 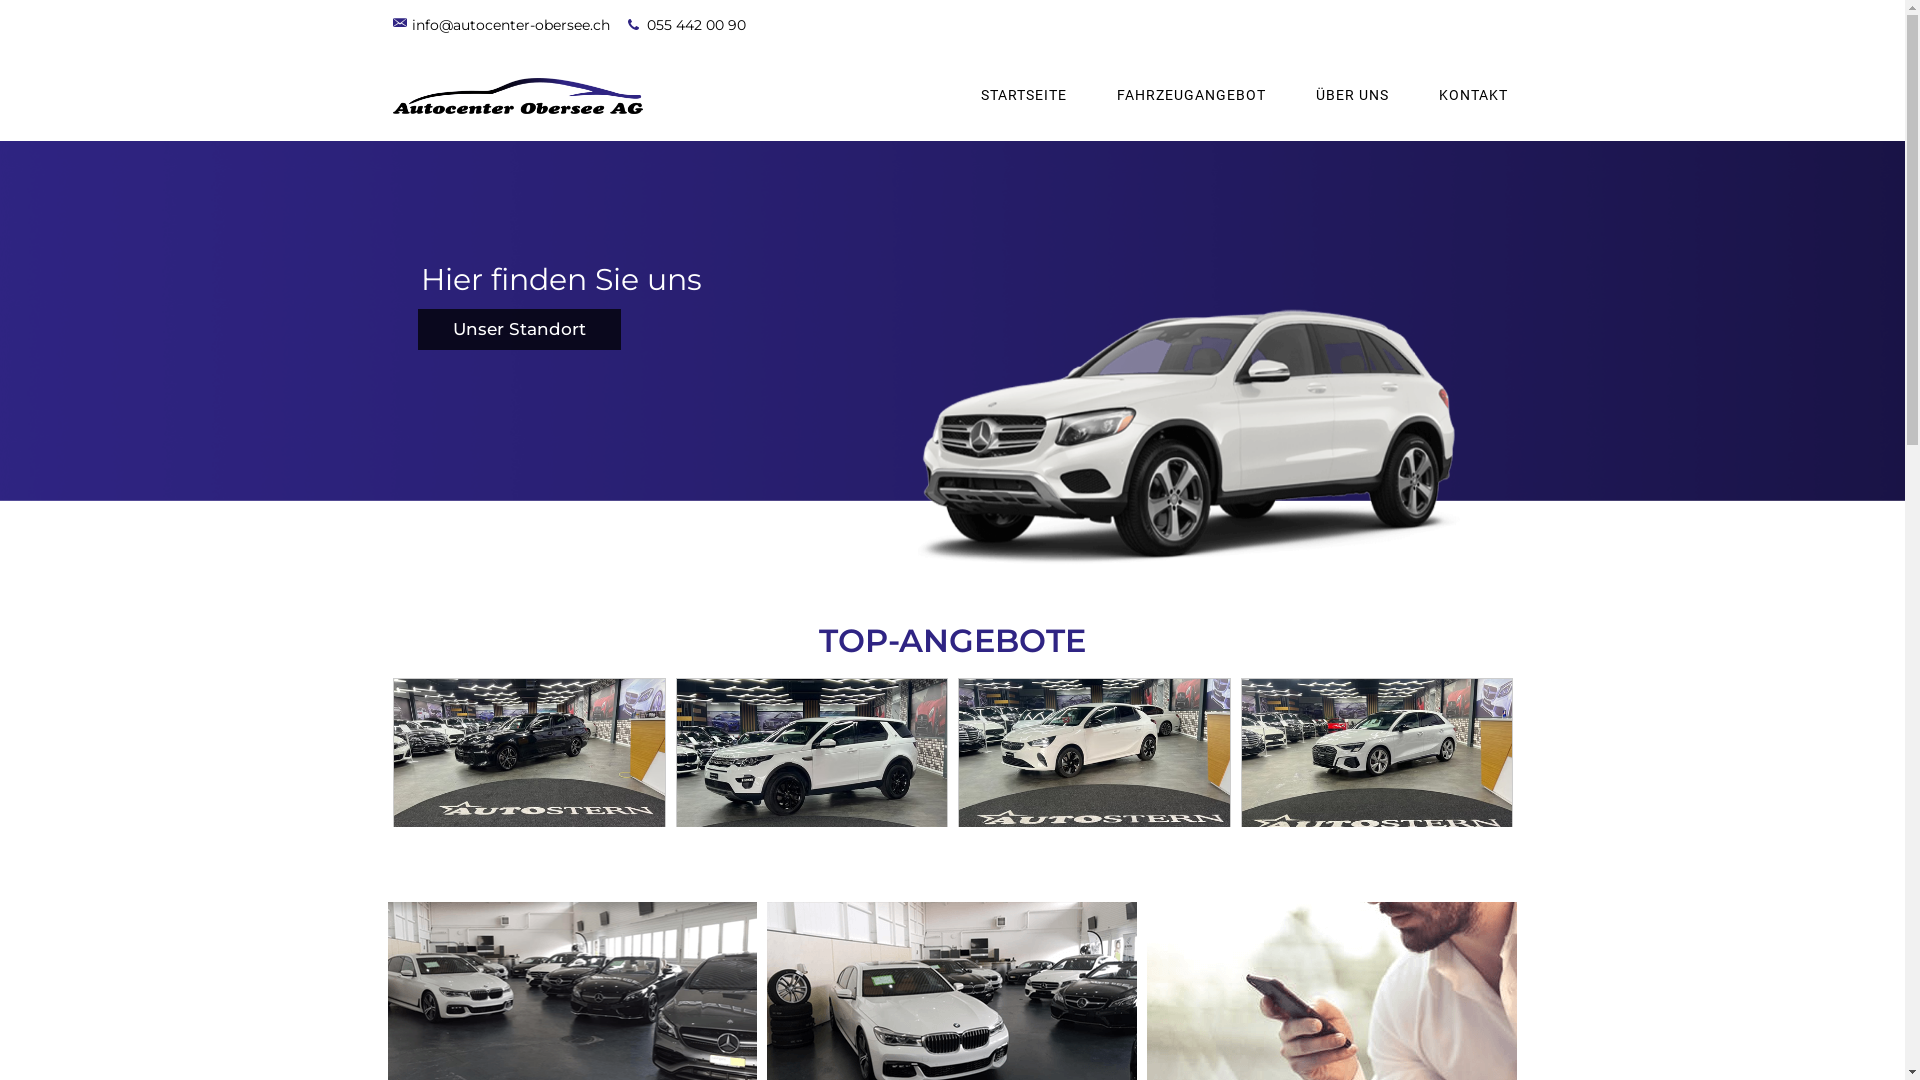 I want to click on 'info@autocenter-obersee.ch', so click(x=500, y=24).